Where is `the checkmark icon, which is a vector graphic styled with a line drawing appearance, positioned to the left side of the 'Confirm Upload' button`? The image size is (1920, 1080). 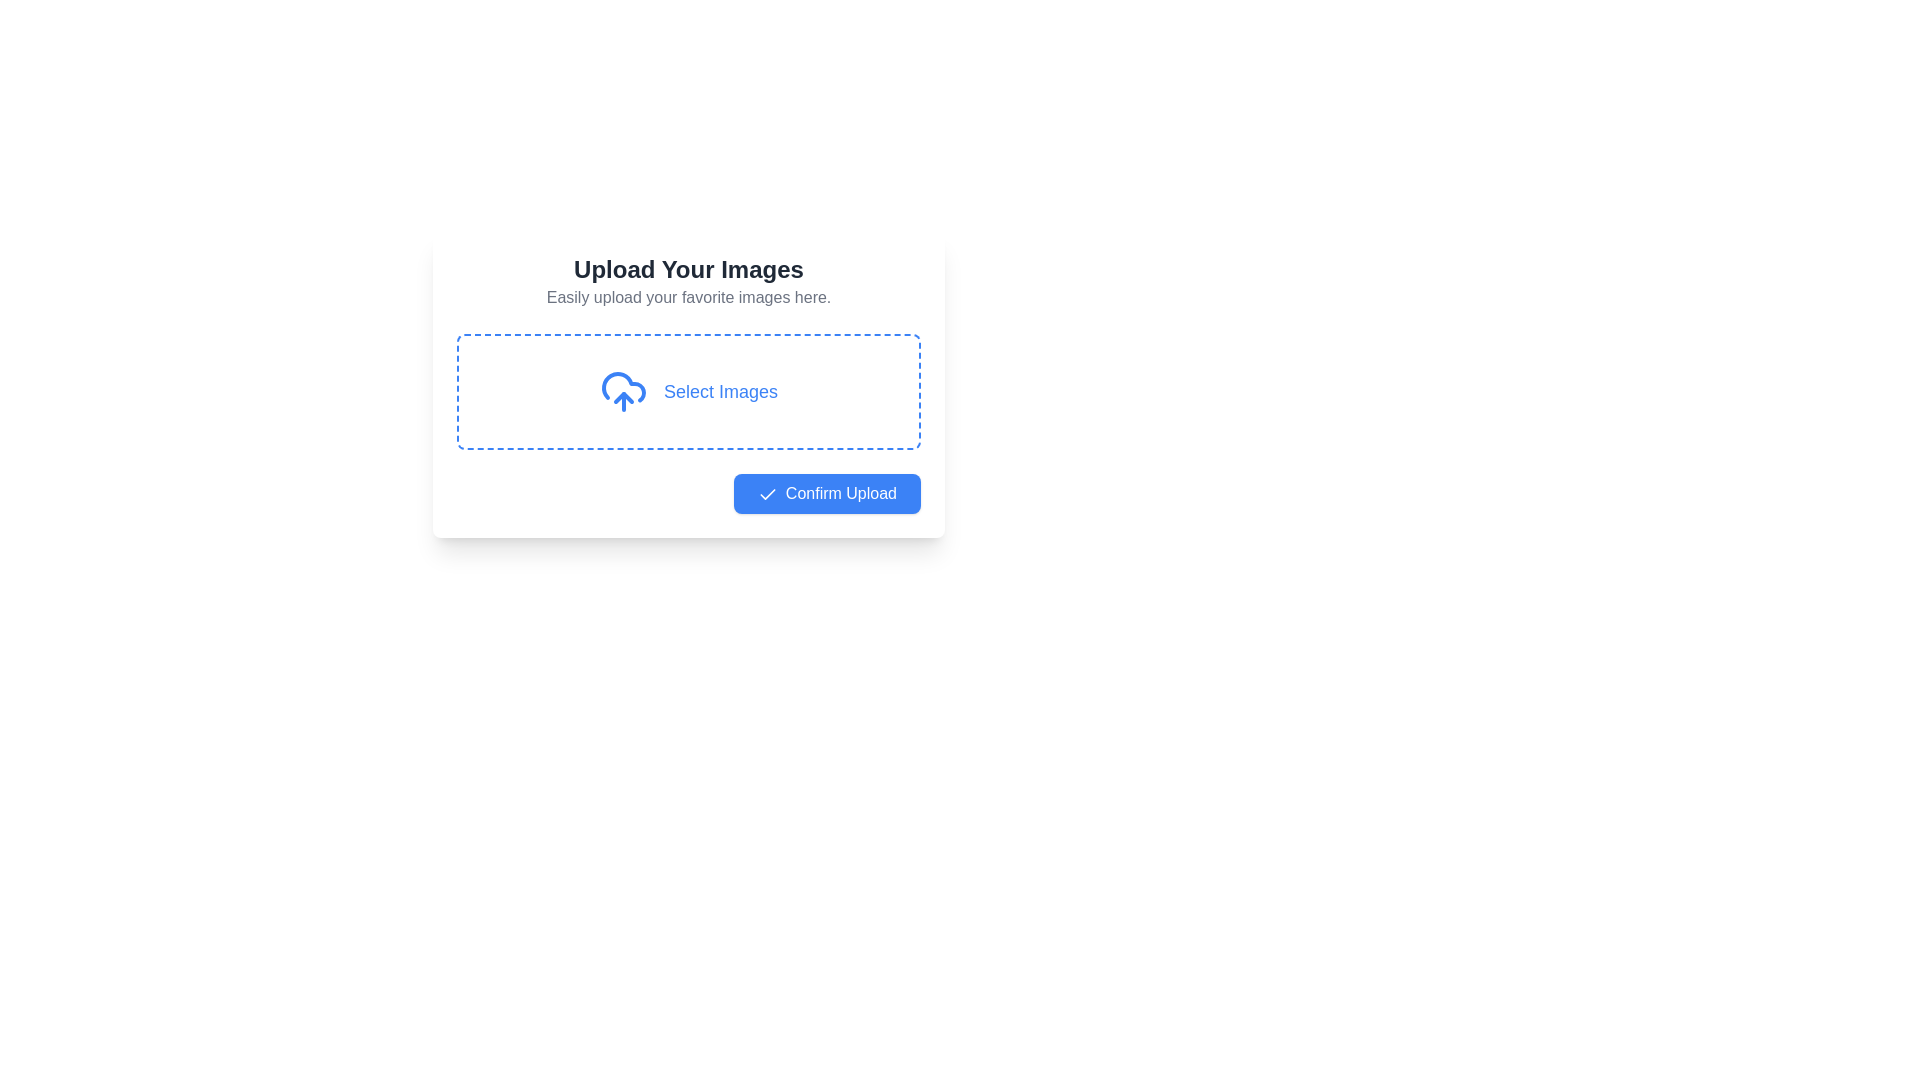
the checkmark icon, which is a vector graphic styled with a line drawing appearance, positioned to the left side of the 'Confirm Upload' button is located at coordinates (766, 494).